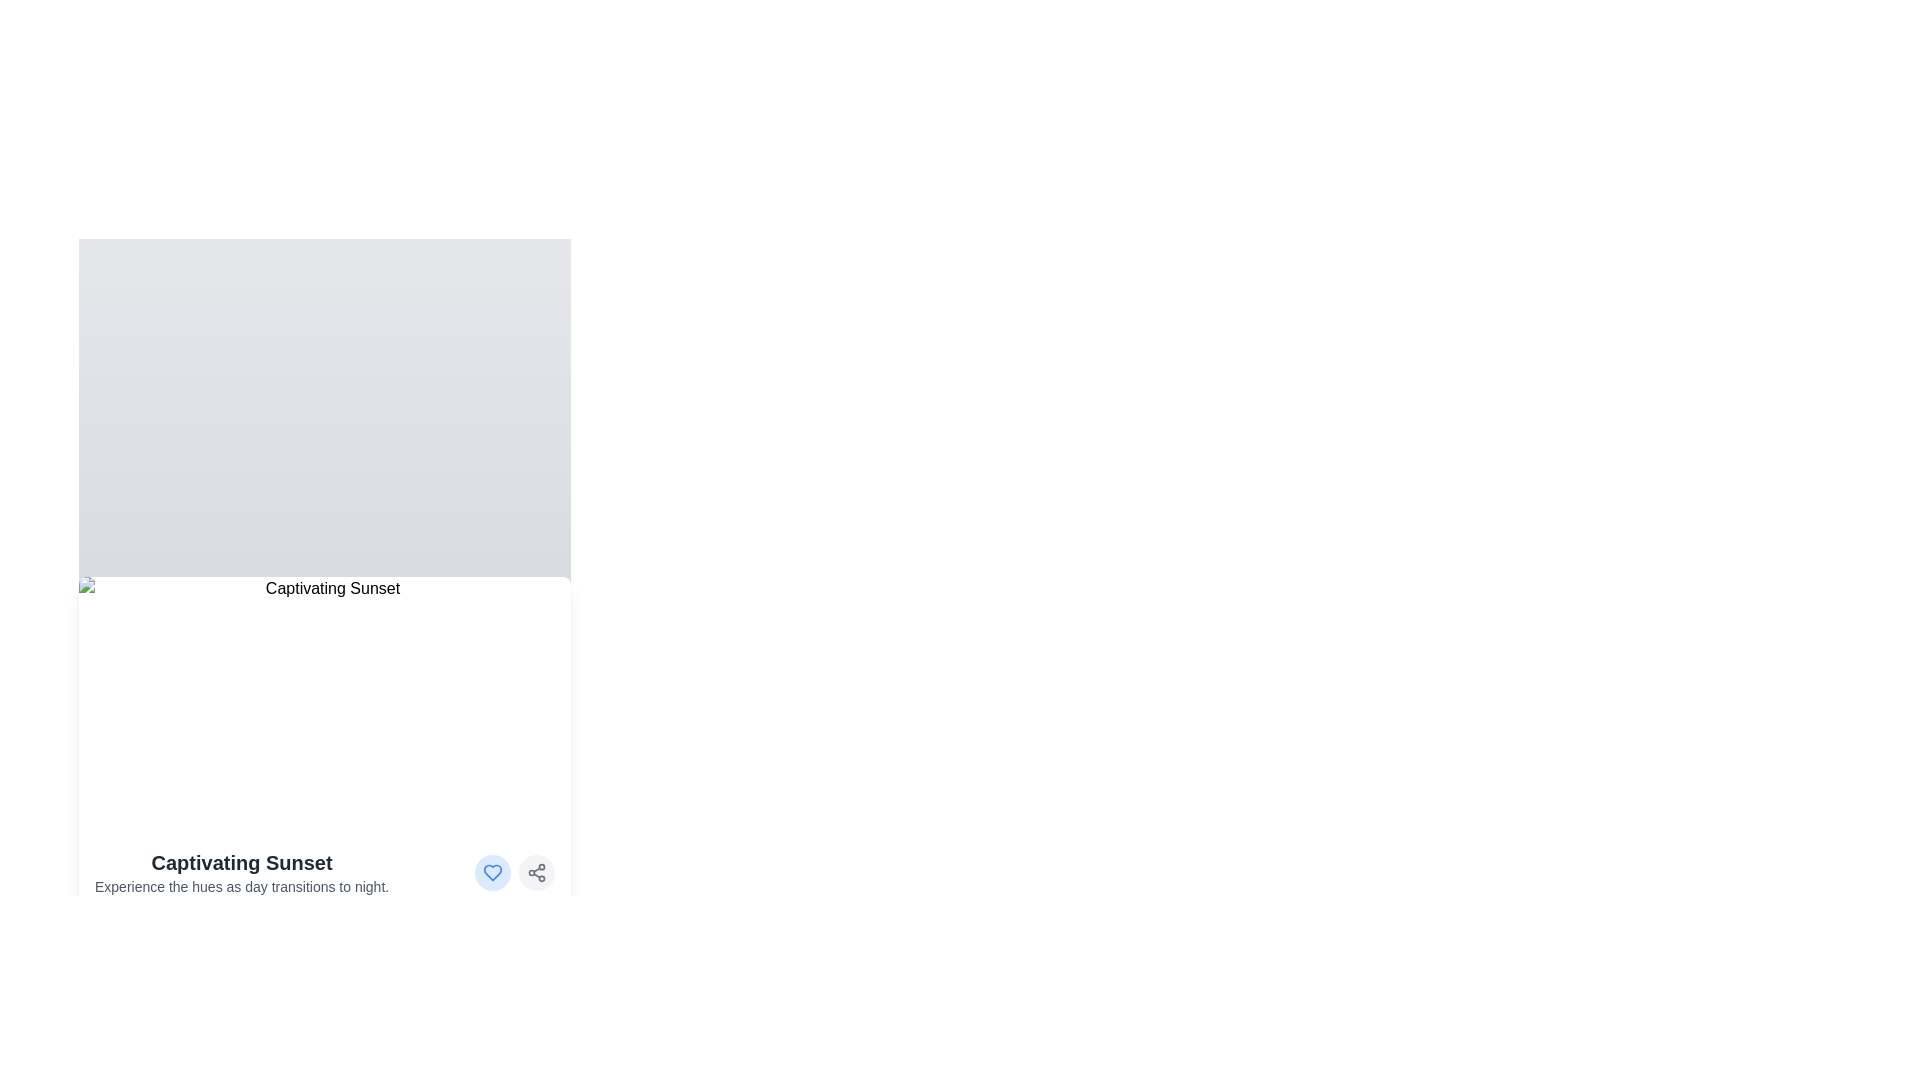  Describe the element at coordinates (241, 886) in the screenshot. I see `text element styled with a smaller font size and gray color, which is positioned directly below the bold title 'Captivating Sunset'` at that location.